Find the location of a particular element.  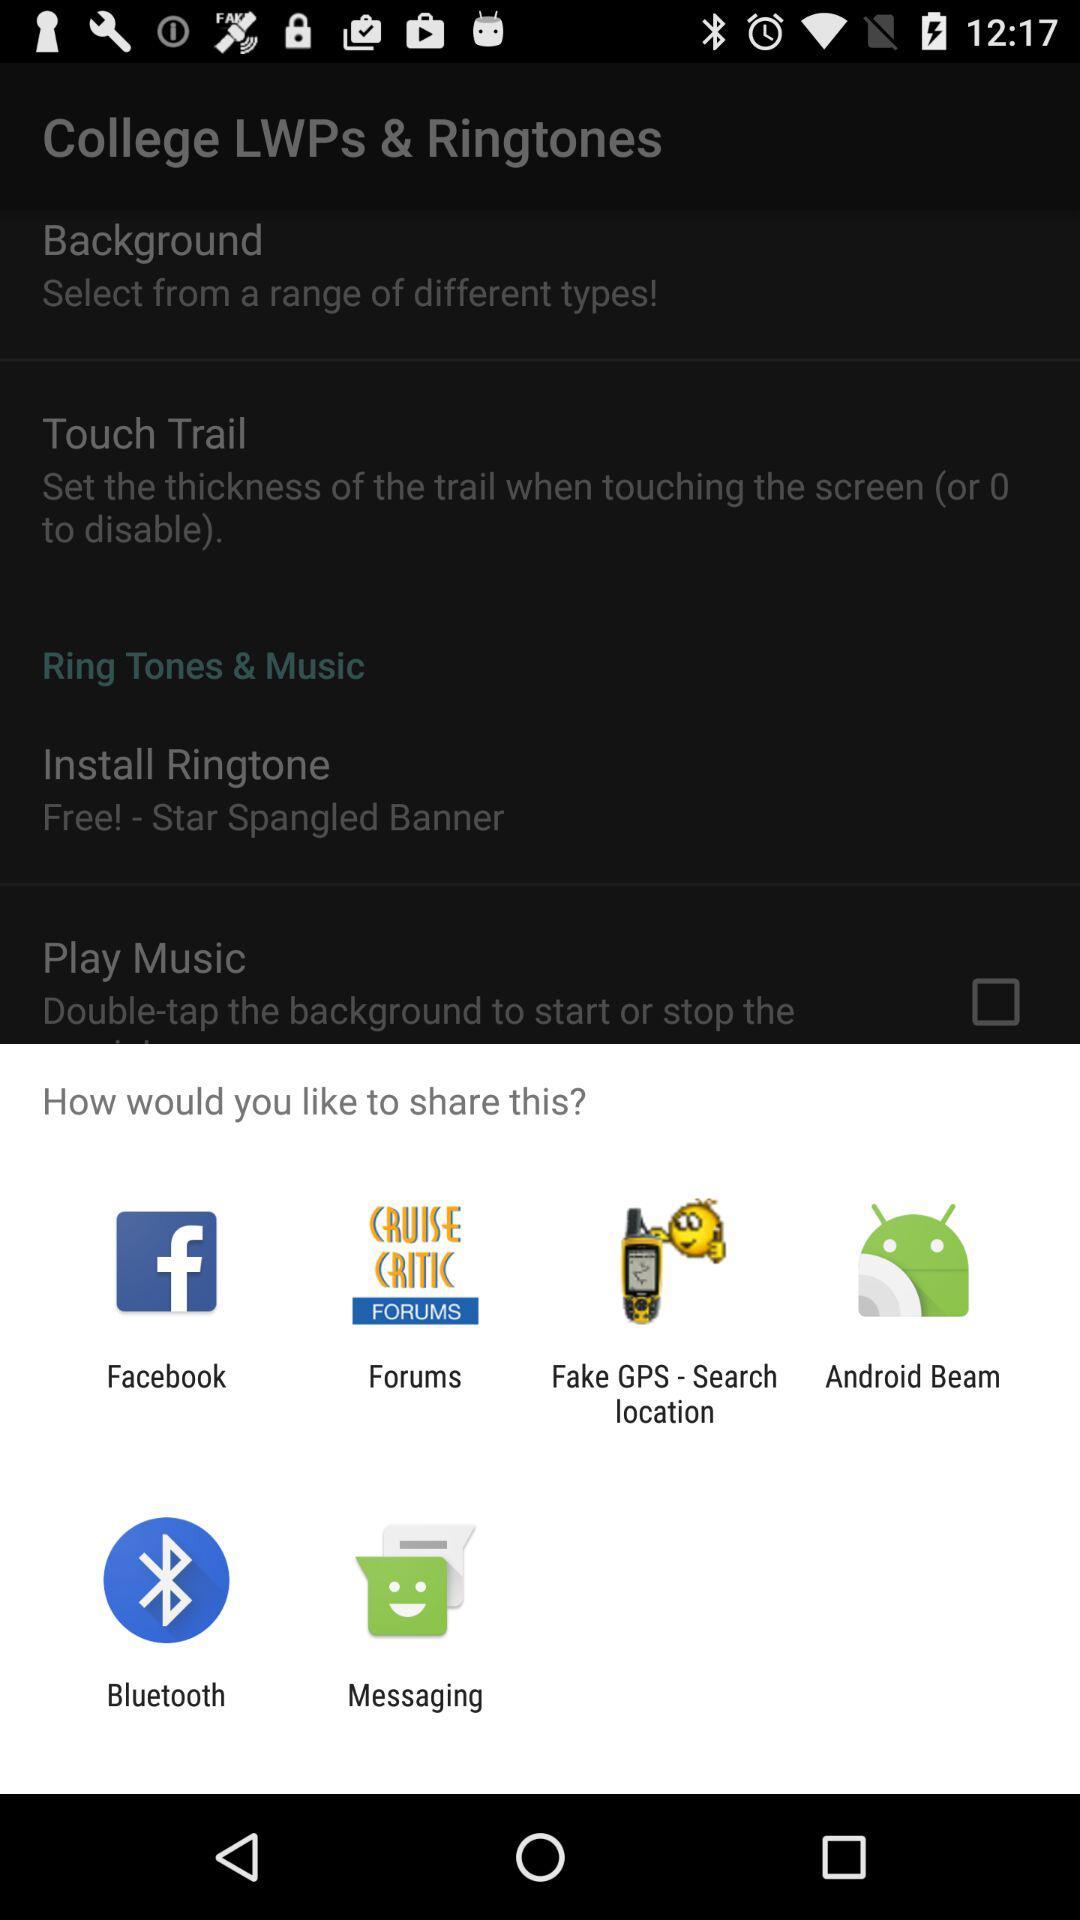

icon to the left of the messaging is located at coordinates (165, 1711).